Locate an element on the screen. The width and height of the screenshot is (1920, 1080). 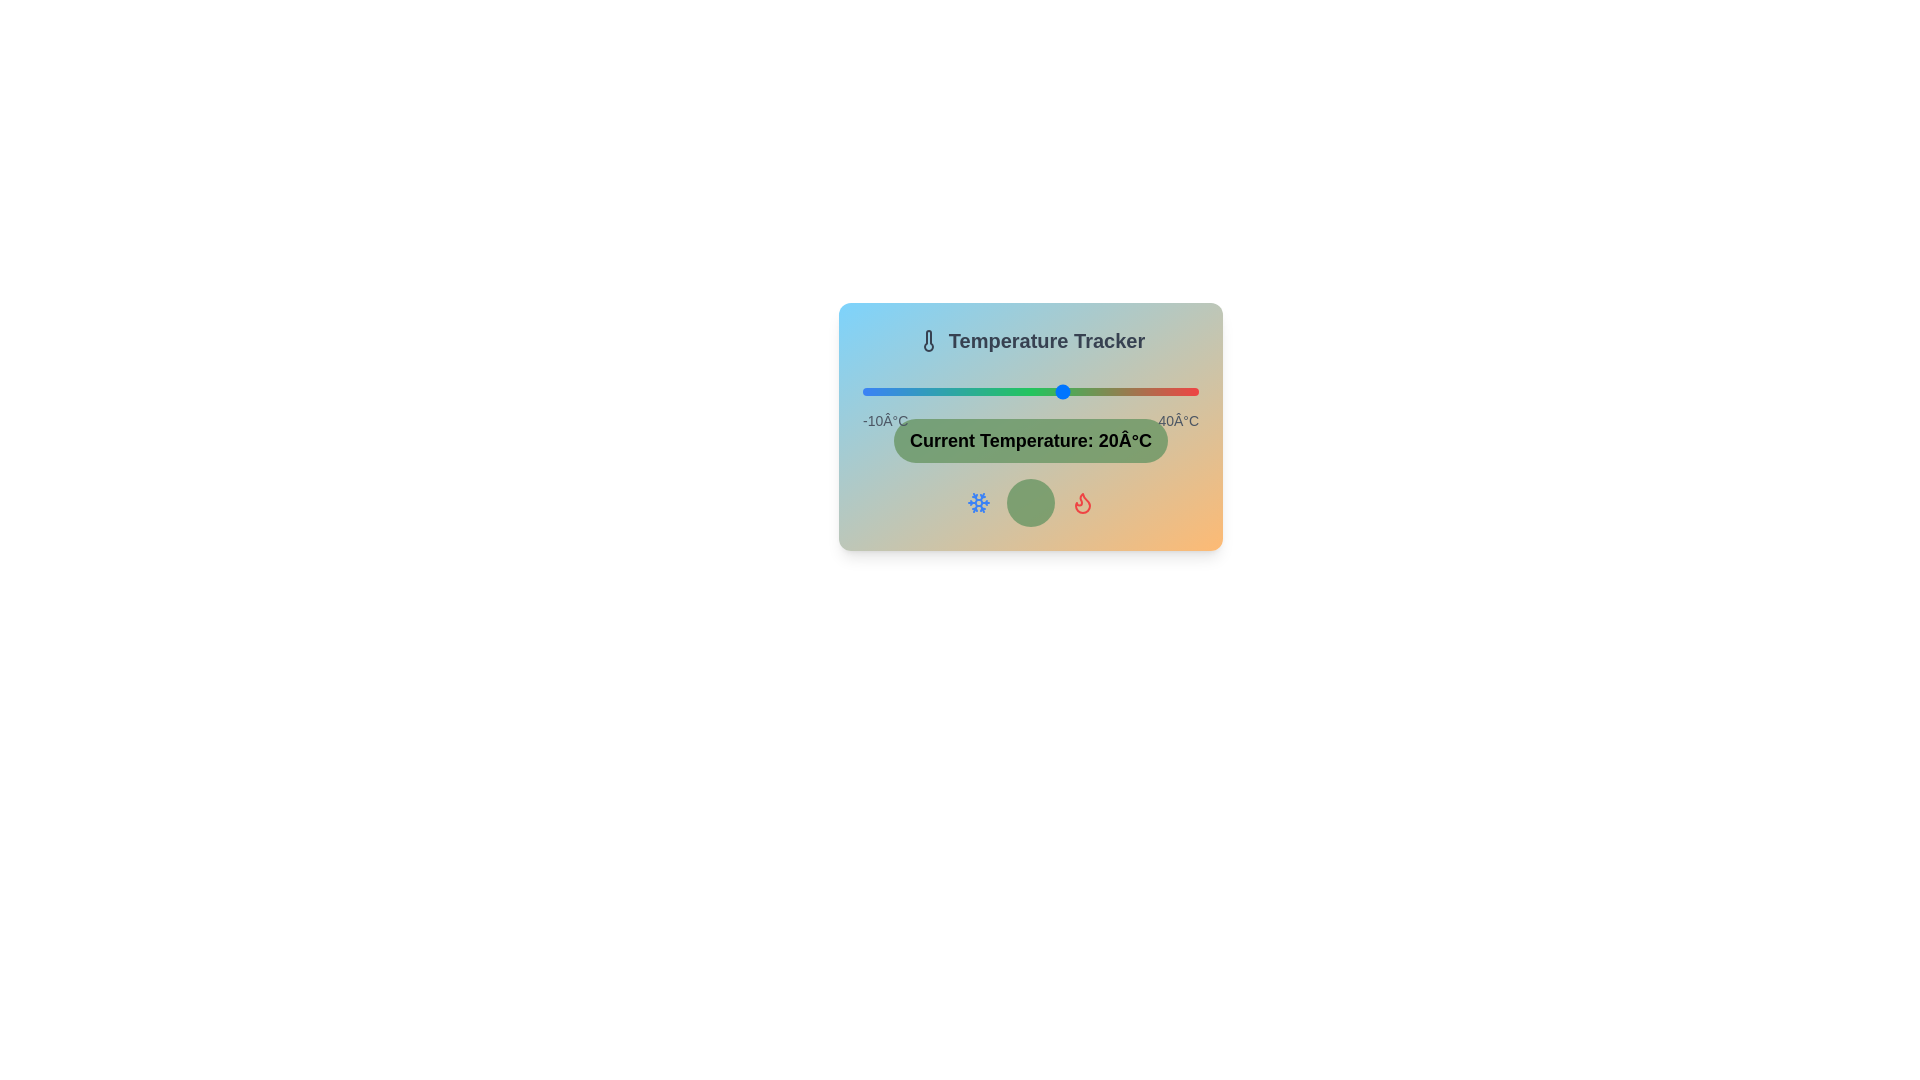
the temperature slider to set the temperature to 15°C is located at coordinates (1031, 392).